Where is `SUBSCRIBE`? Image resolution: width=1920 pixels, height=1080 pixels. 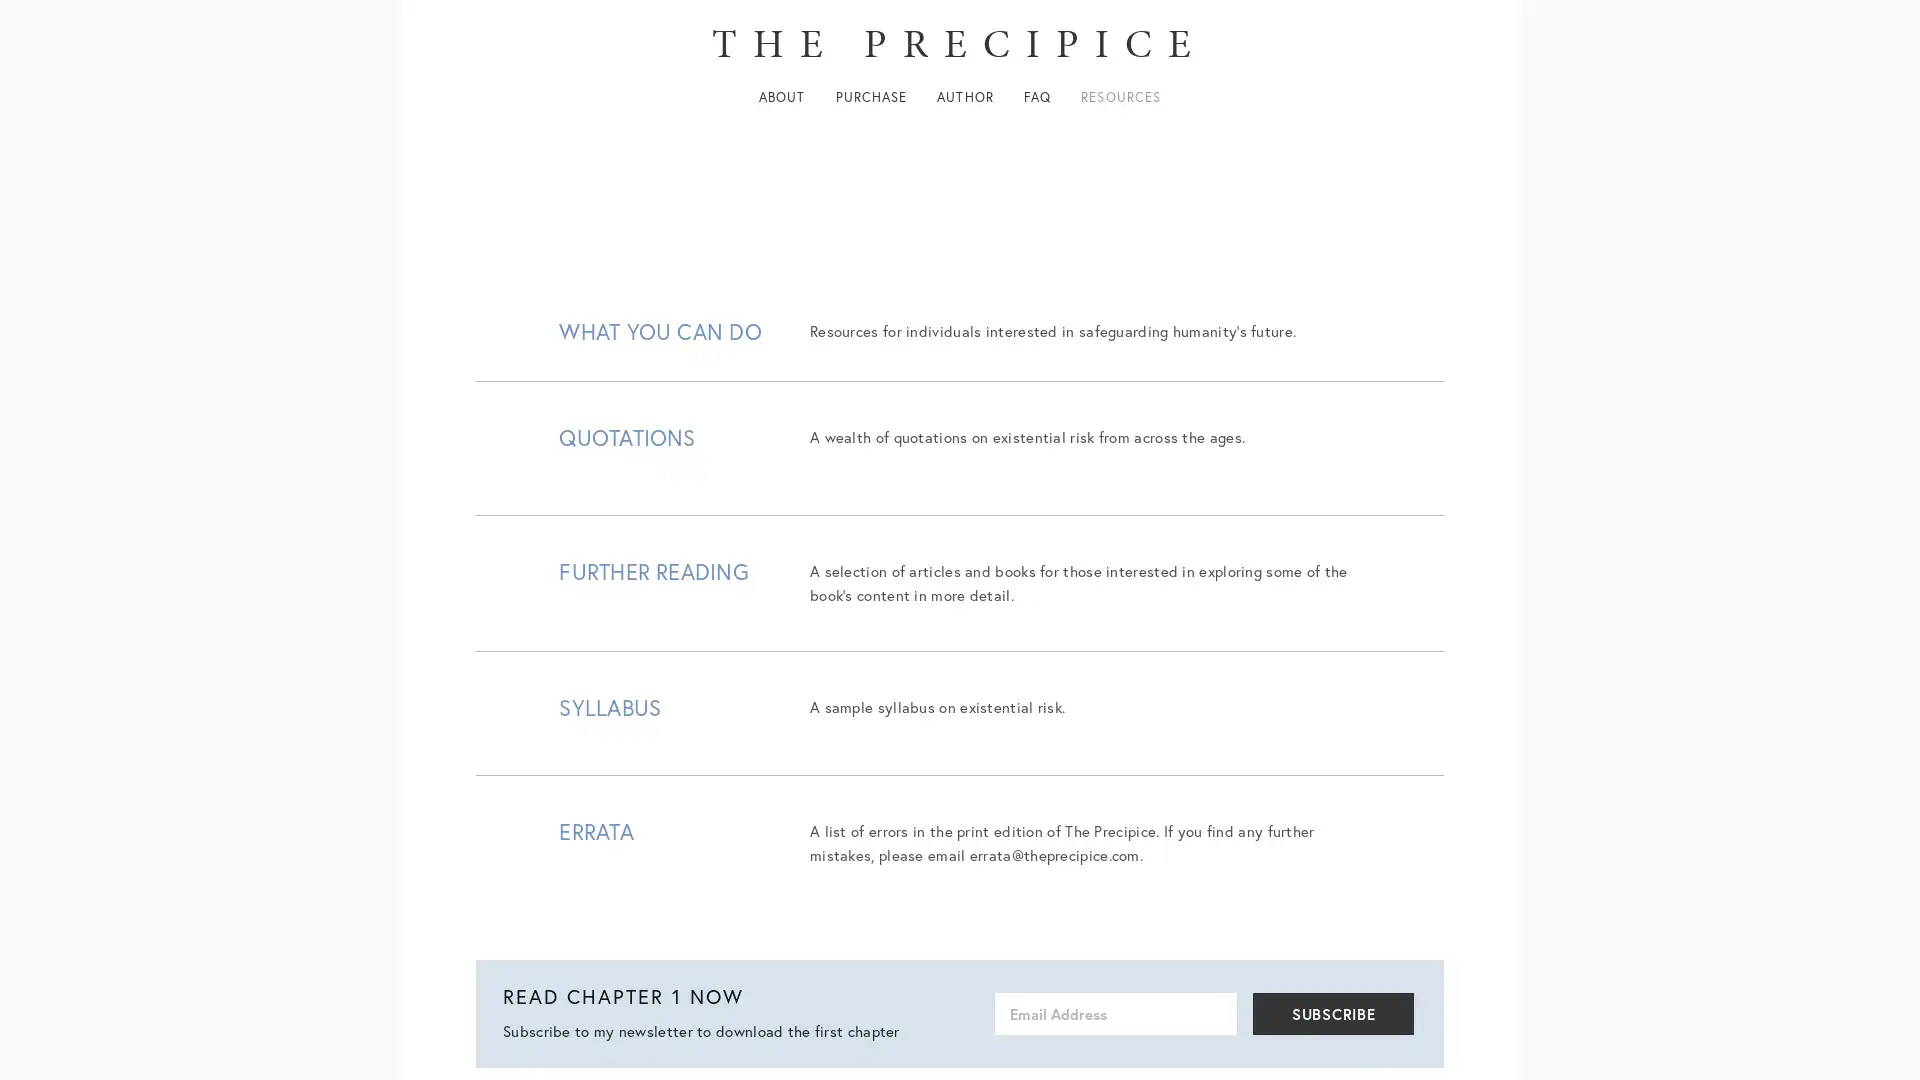 SUBSCRIBE is located at coordinates (1333, 1014).